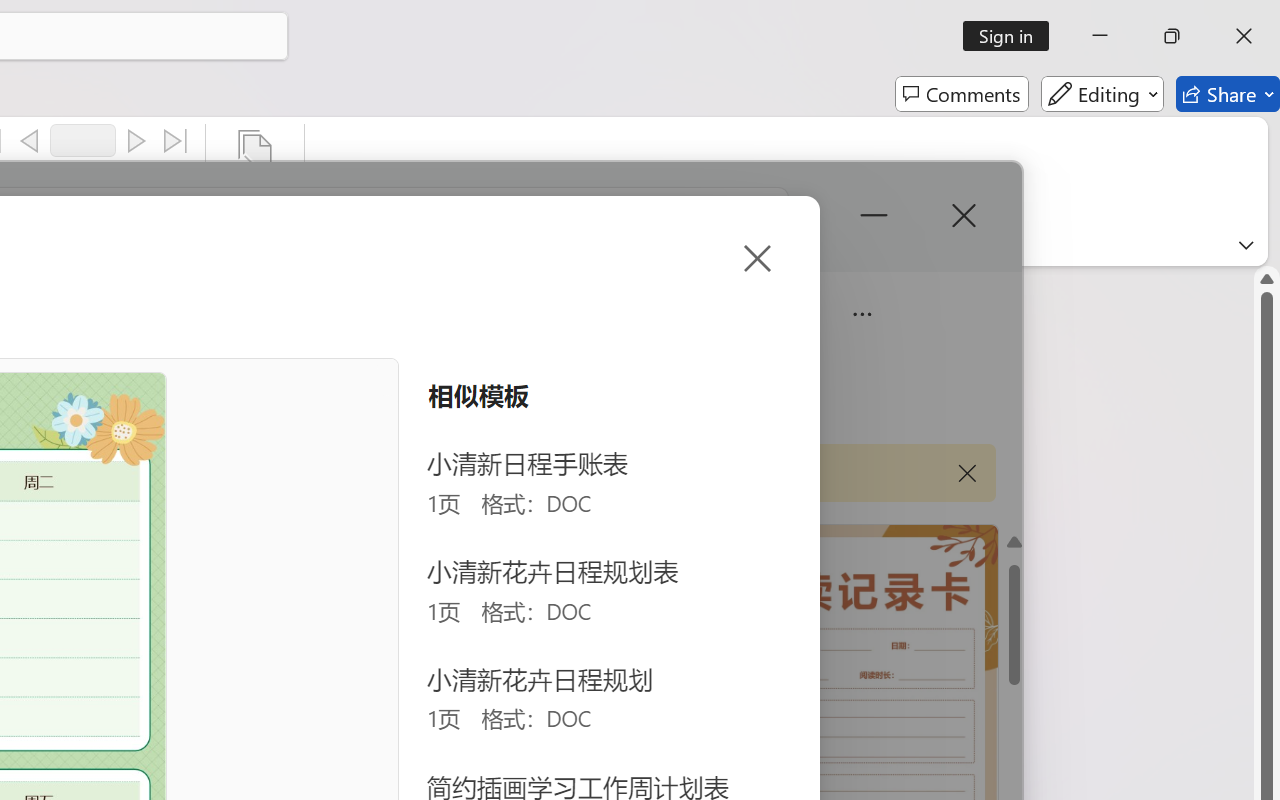 The width and height of the screenshot is (1280, 800). I want to click on 'Sign in', so click(1013, 35).